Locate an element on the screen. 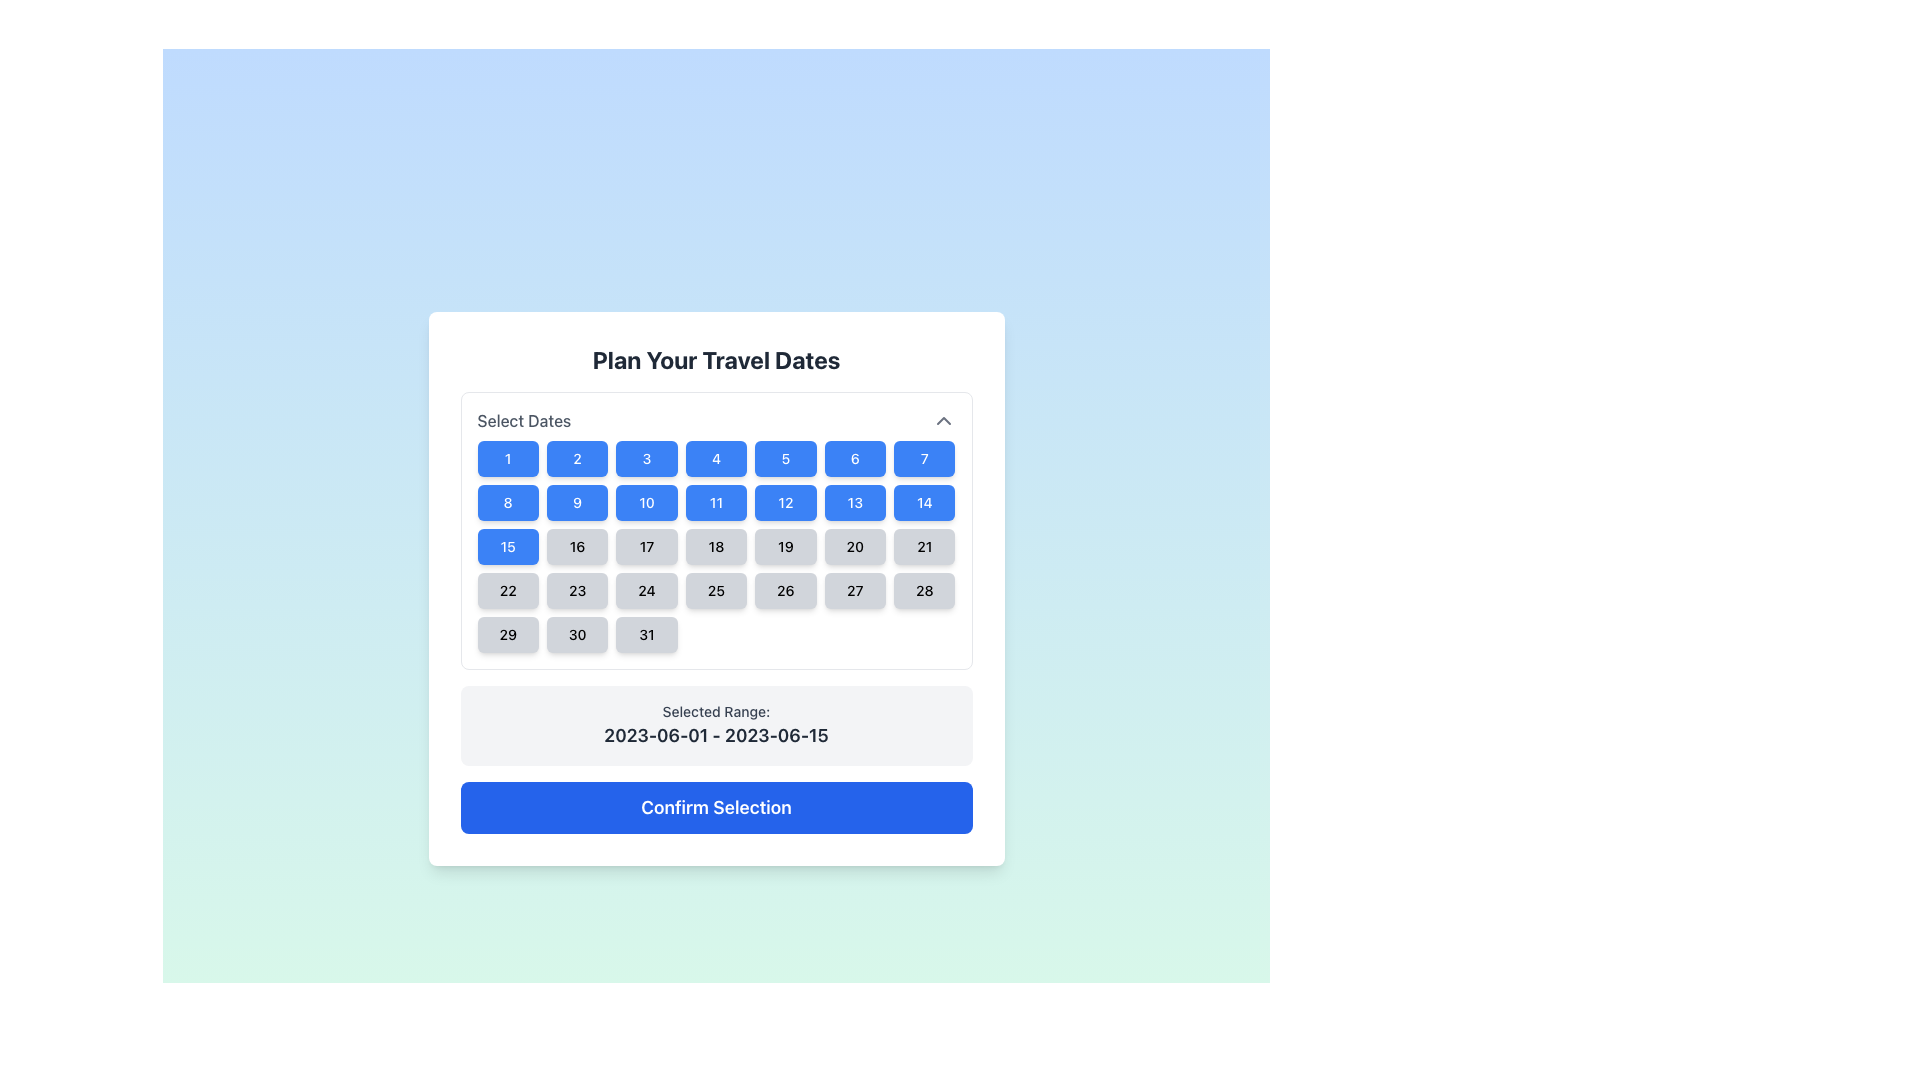 Image resolution: width=1920 pixels, height=1080 pixels. the square button displaying the number '25' in the date selection interface is located at coordinates (716, 589).